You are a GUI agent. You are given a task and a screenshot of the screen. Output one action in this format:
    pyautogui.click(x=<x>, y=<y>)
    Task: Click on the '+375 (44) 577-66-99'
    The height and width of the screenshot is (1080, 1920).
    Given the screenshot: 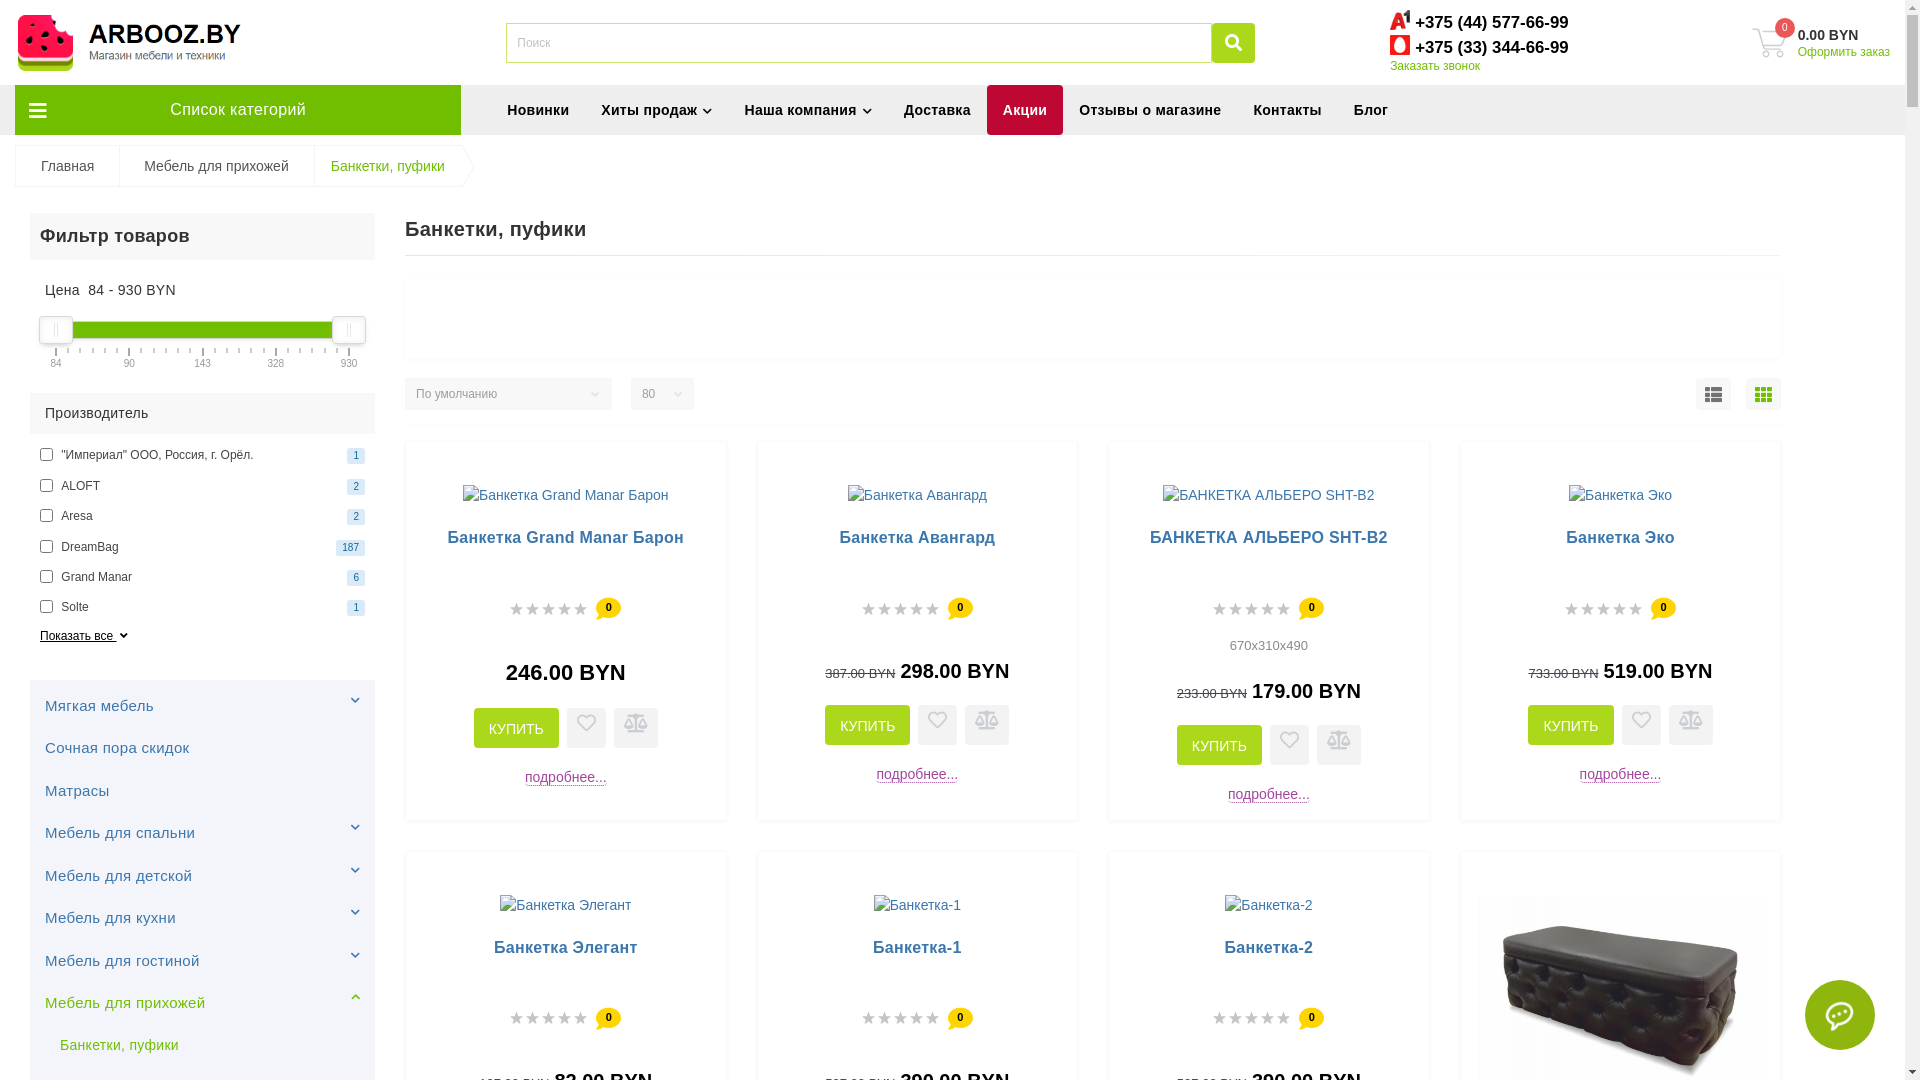 What is the action you would take?
    pyautogui.click(x=1491, y=22)
    